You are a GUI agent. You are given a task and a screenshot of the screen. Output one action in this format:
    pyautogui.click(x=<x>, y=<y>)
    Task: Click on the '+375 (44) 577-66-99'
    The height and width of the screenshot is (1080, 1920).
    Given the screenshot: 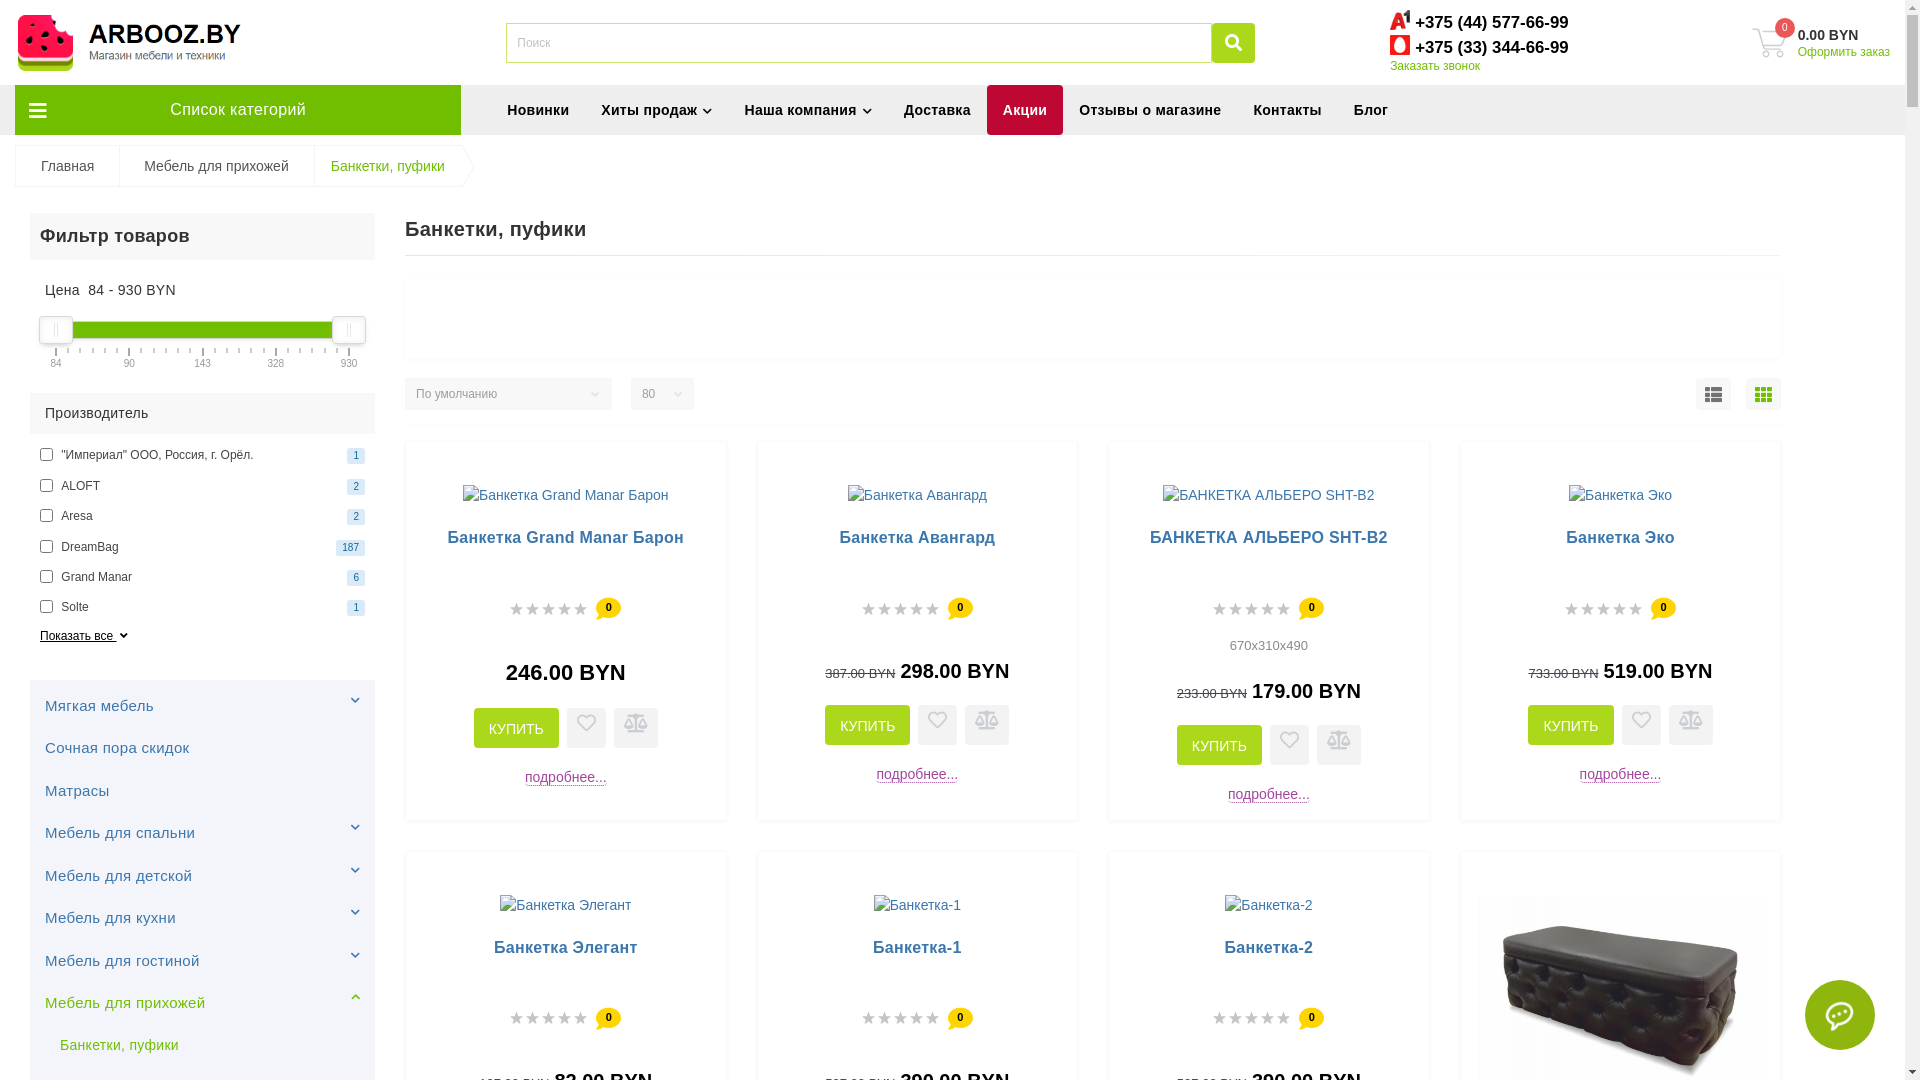 What is the action you would take?
    pyautogui.click(x=1491, y=22)
    